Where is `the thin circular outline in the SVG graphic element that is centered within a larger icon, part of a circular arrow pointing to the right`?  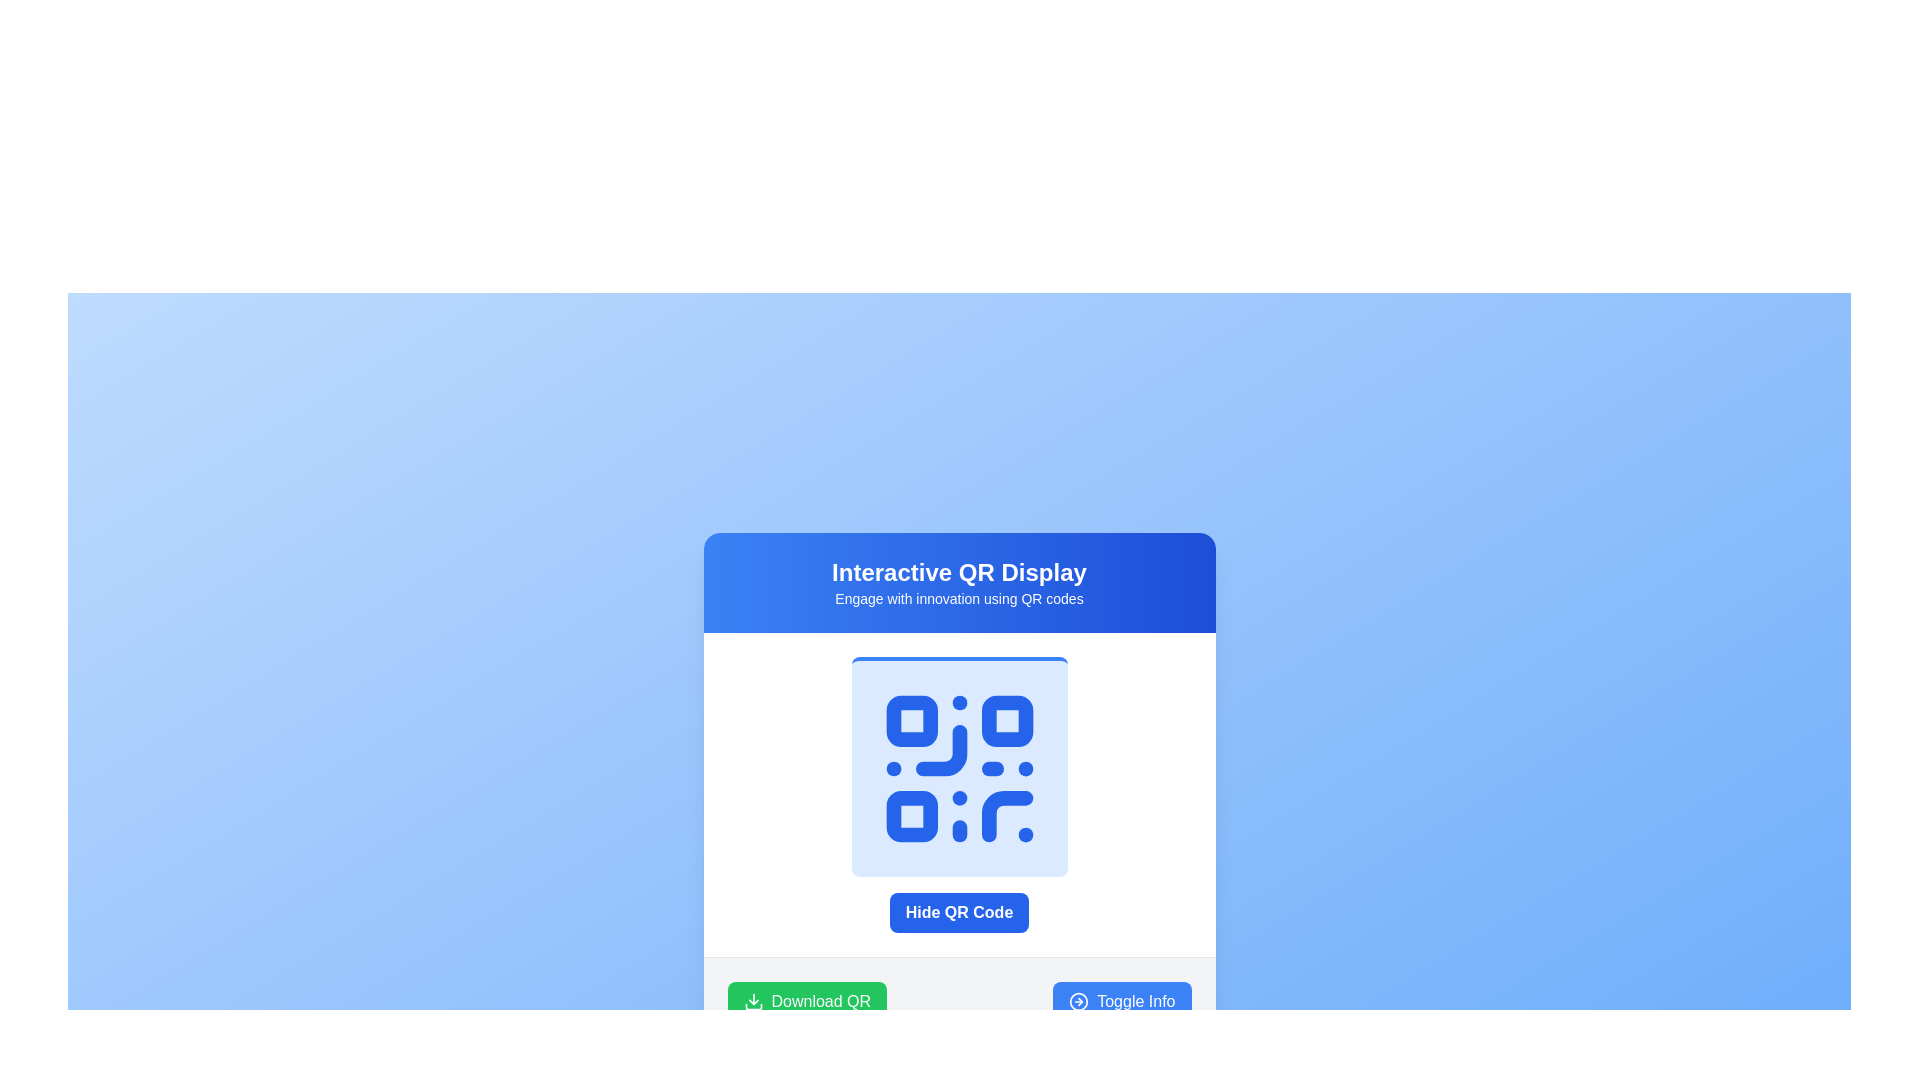 the thin circular outline in the SVG graphic element that is centered within a larger icon, part of a circular arrow pointing to the right is located at coordinates (1078, 1001).